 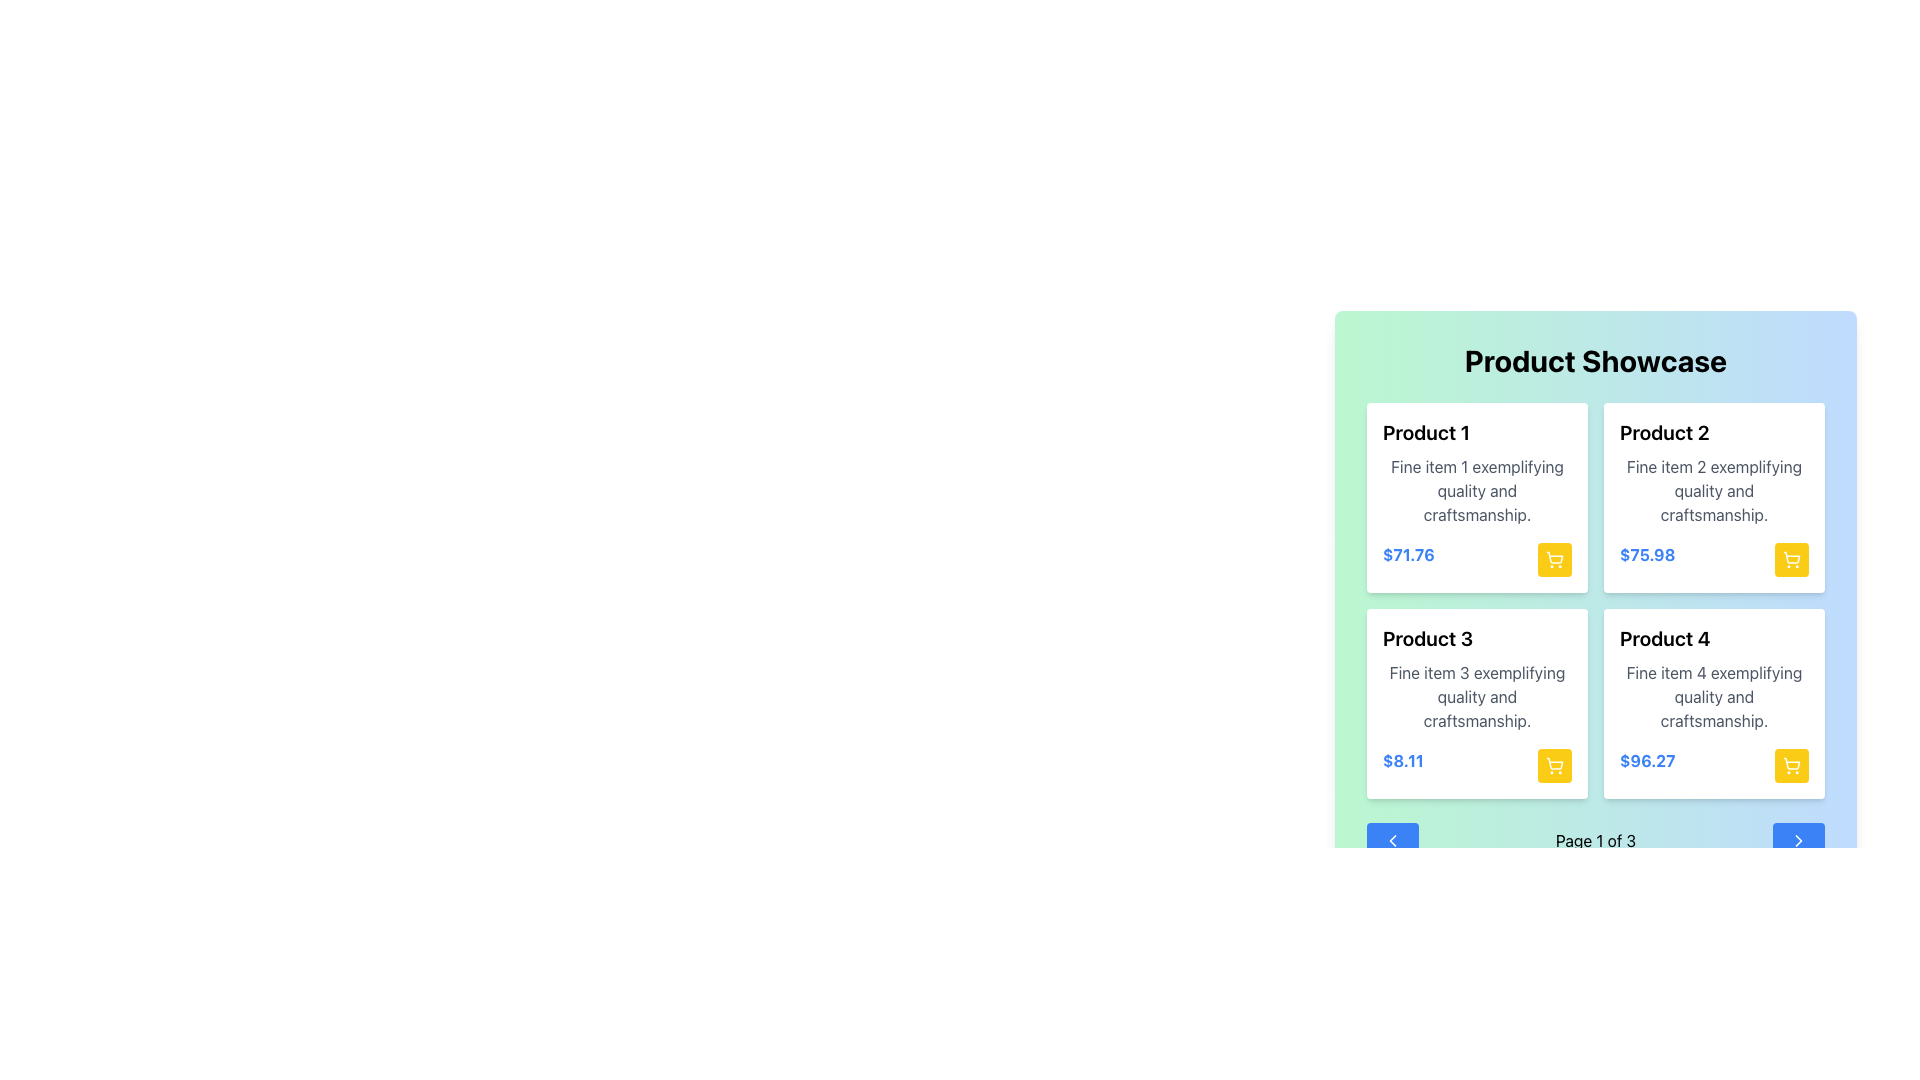 I want to click on the 'Add Product 4' icon located in the bottom right corner of the 'Product 4' section within a button group styled with a yellow background, so click(x=1791, y=765).